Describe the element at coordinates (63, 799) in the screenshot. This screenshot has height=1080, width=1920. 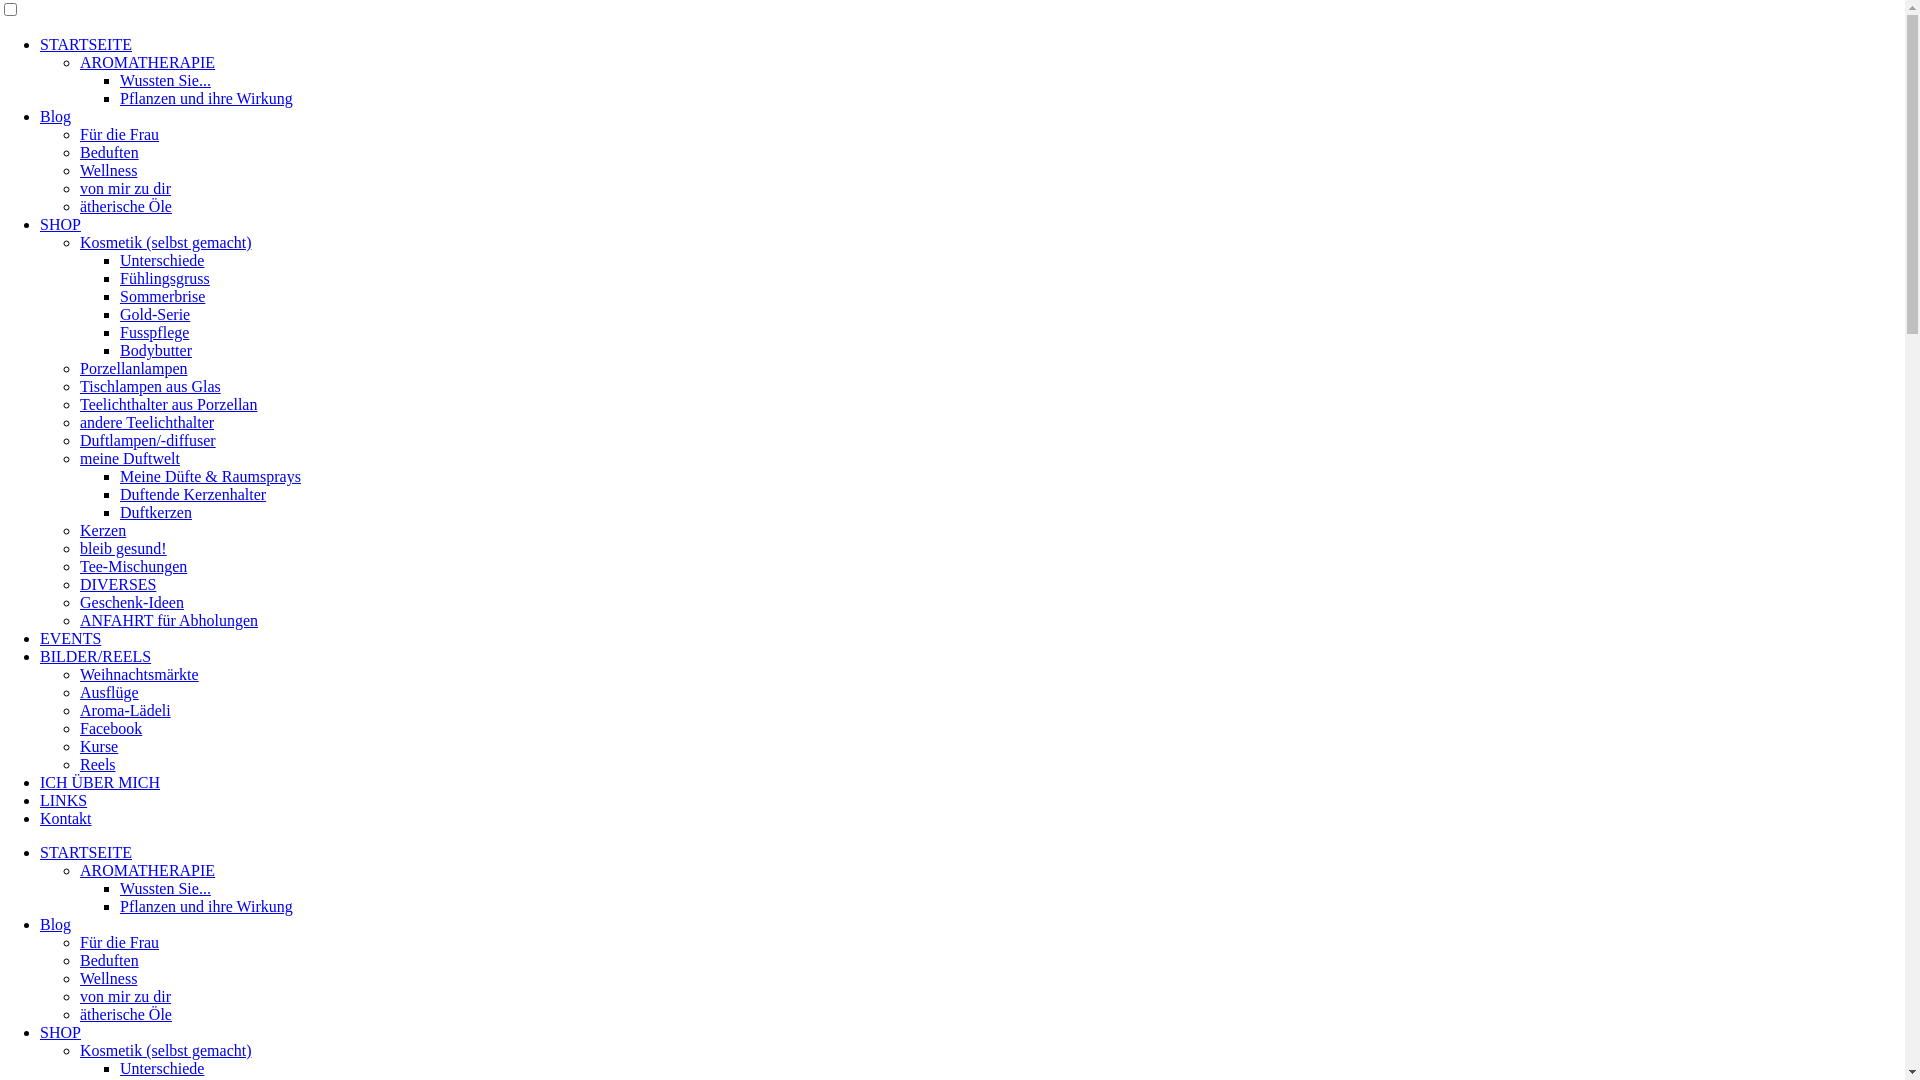
I see `'LINKS'` at that location.